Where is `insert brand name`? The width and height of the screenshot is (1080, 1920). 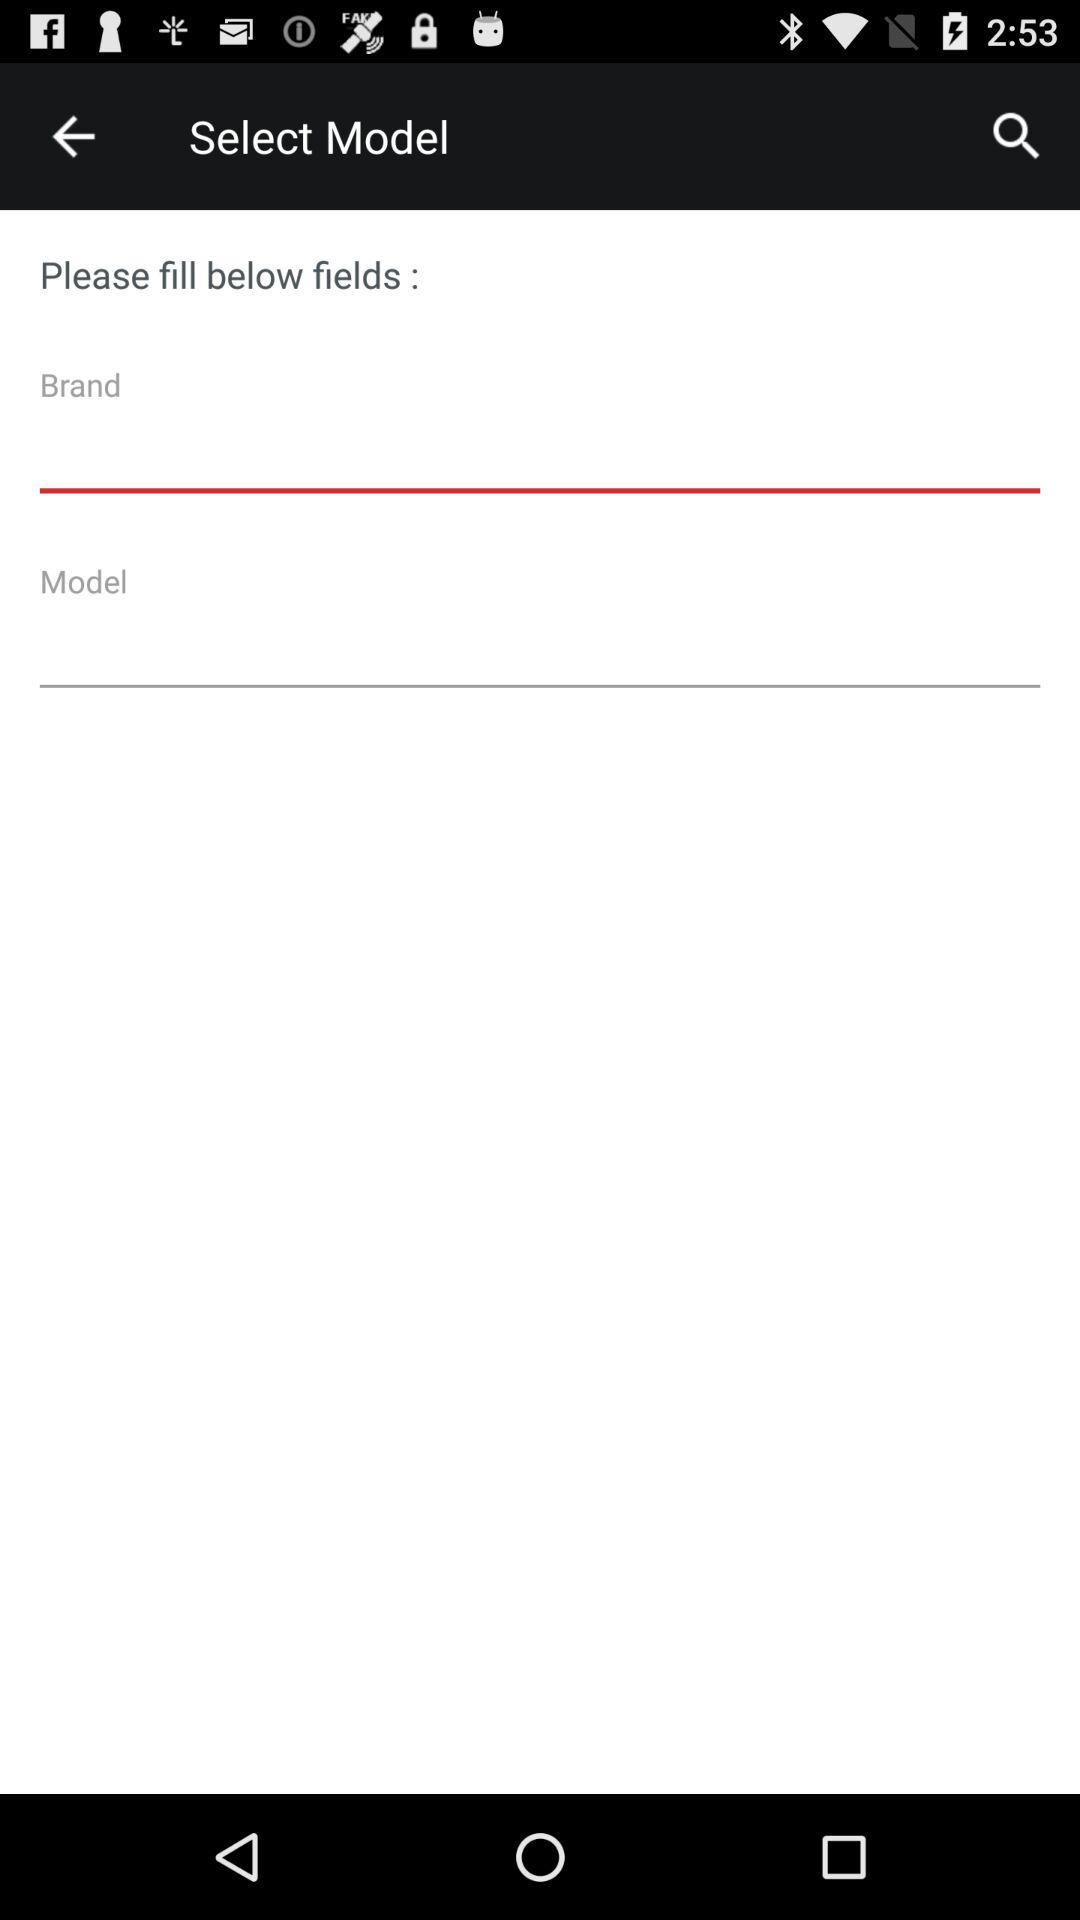 insert brand name is located at coordinates (540, 436).